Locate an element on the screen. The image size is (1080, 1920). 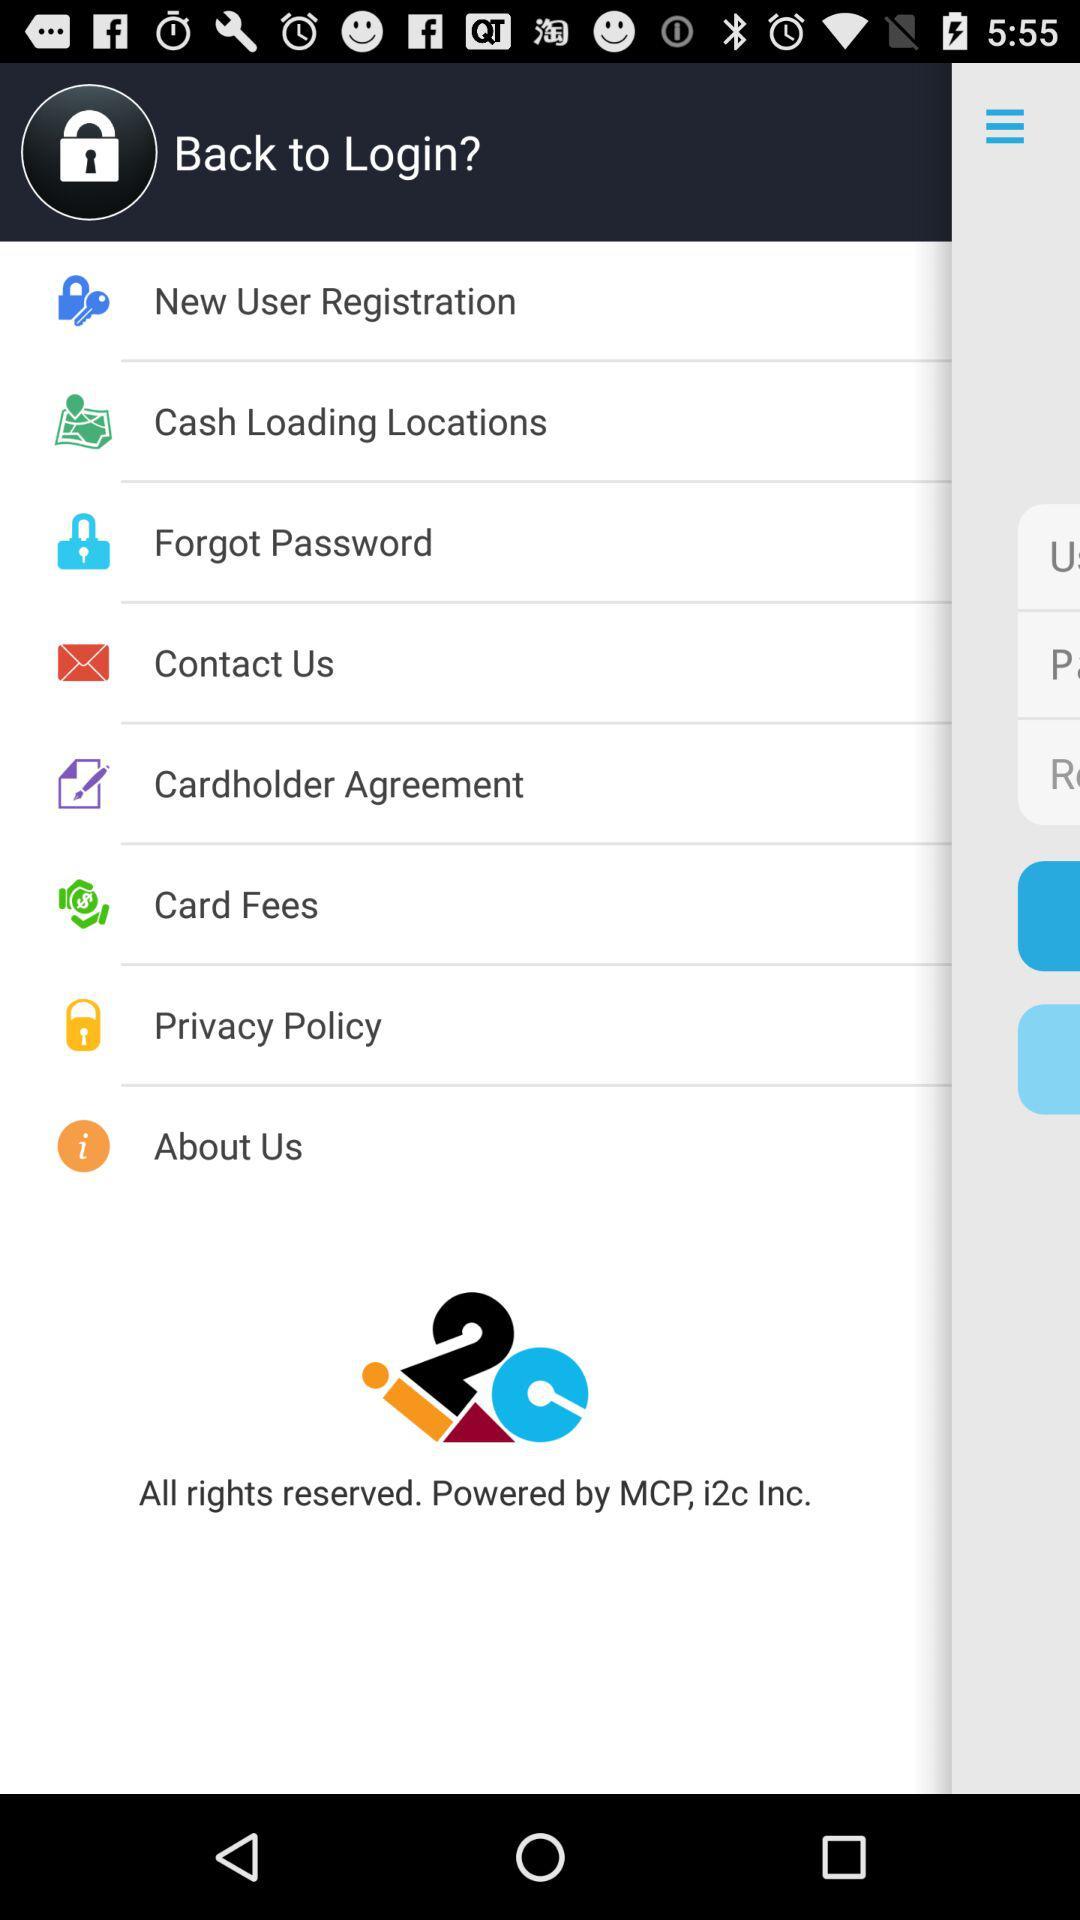
log in icon is located at coordinates (1047, 915).